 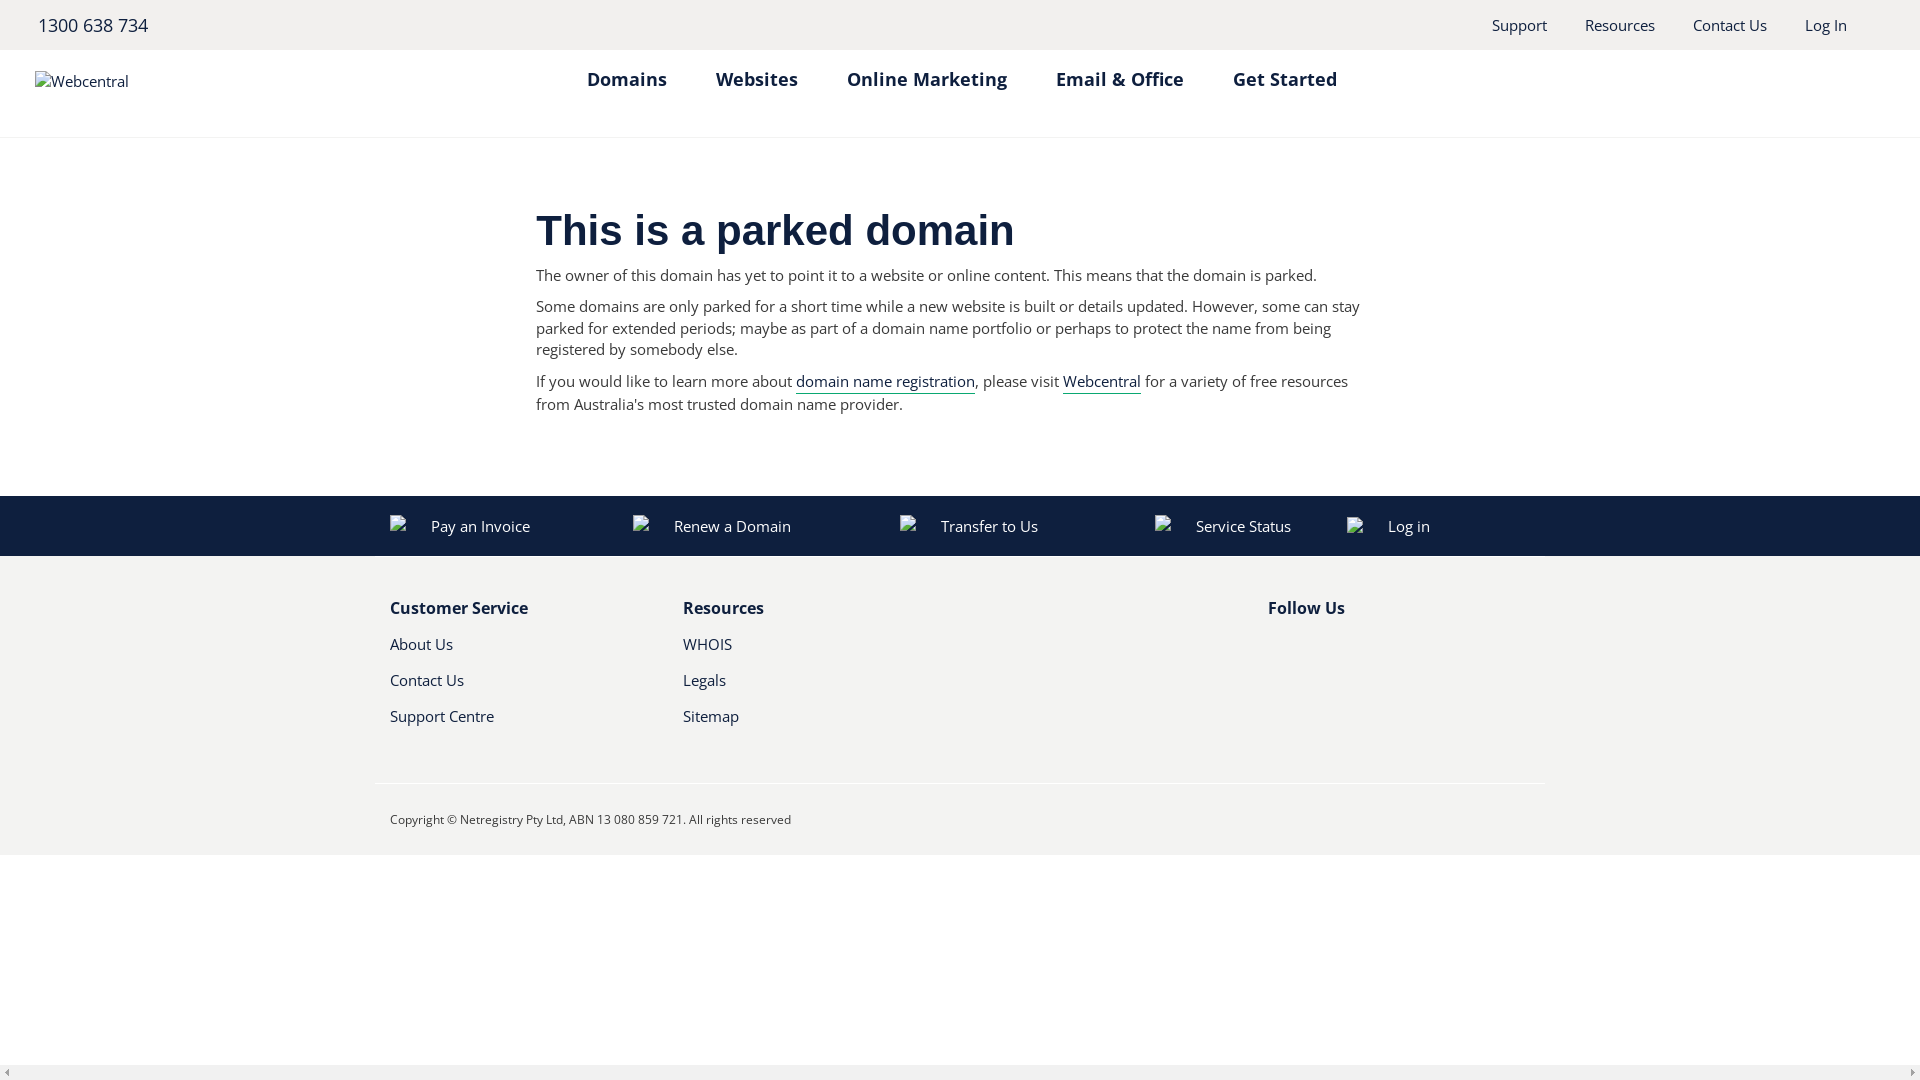 What do you see at coordinates (1280, 652) in the screenshot?
I see `'Facebook'` at bounding box center [1280, 652].